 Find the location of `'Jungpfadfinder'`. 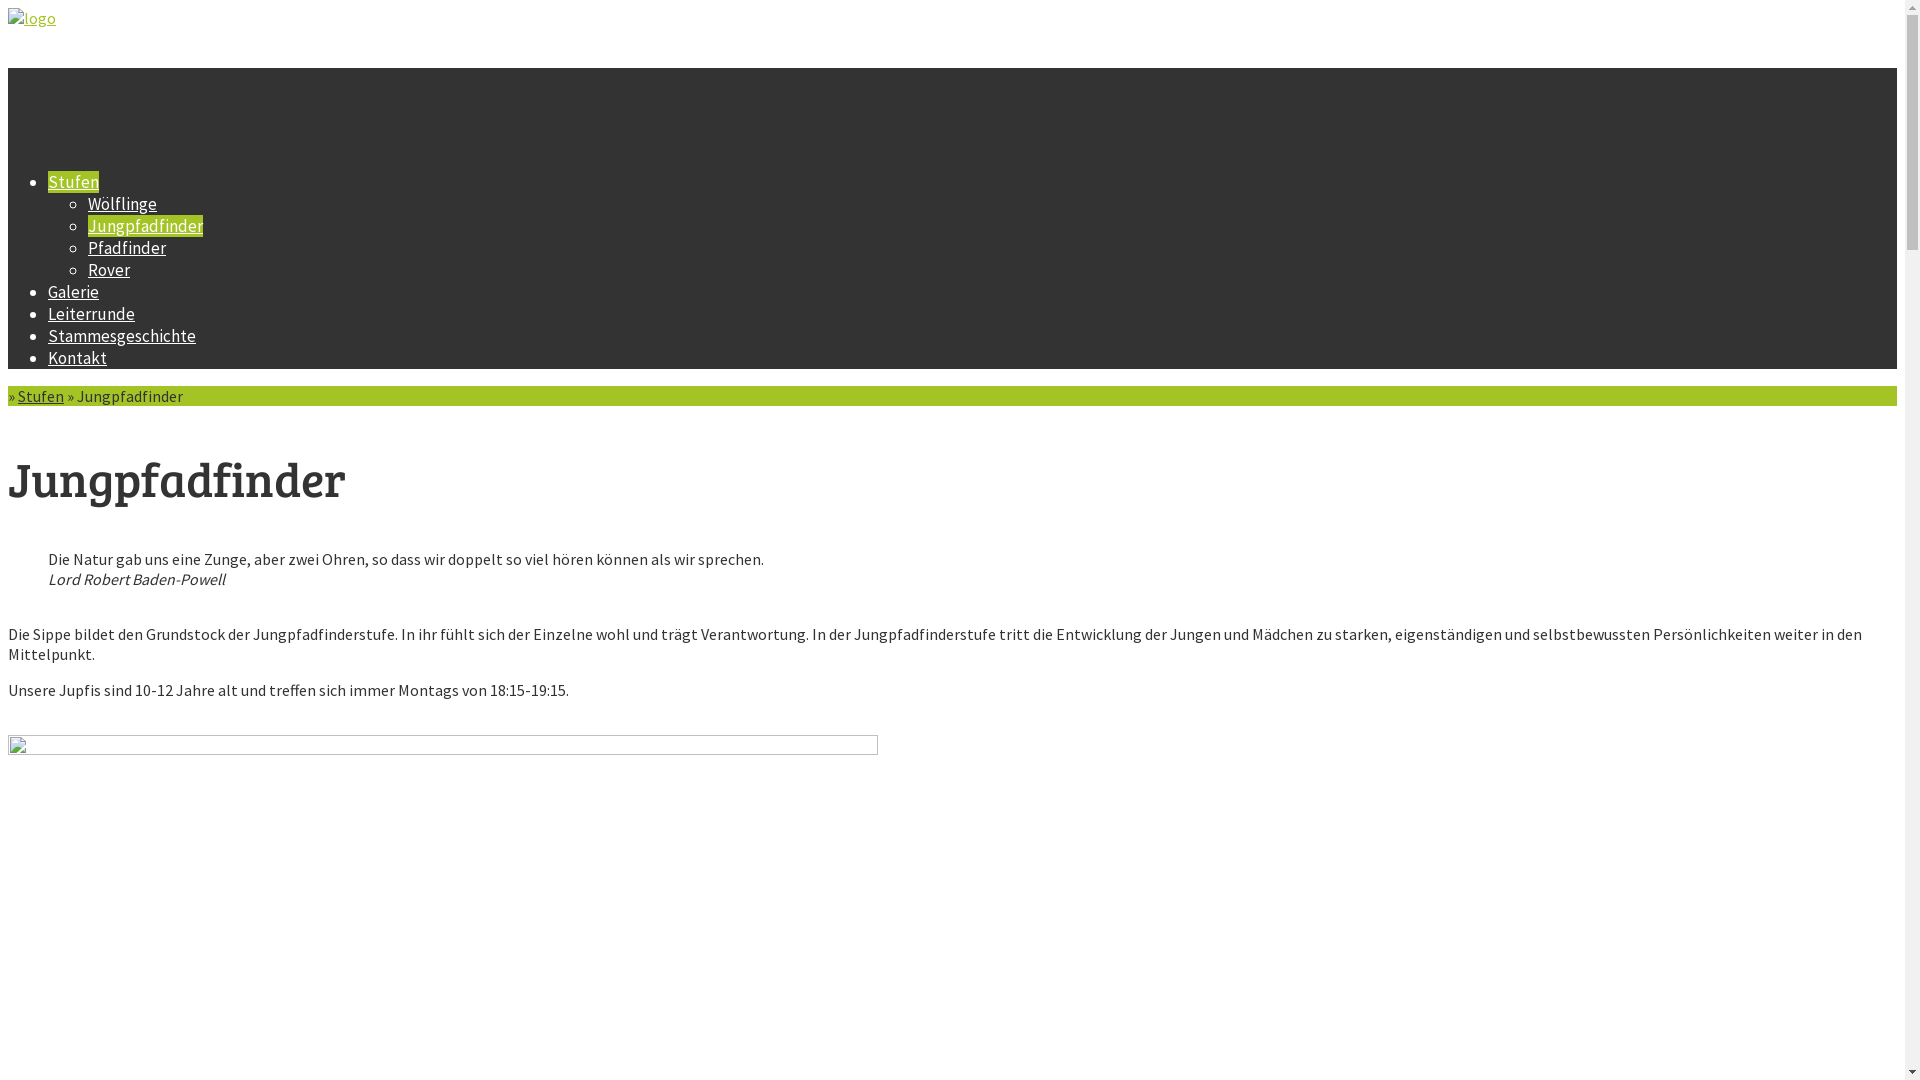

'Jungpfadfinder' is located at coordinates (86, 225).